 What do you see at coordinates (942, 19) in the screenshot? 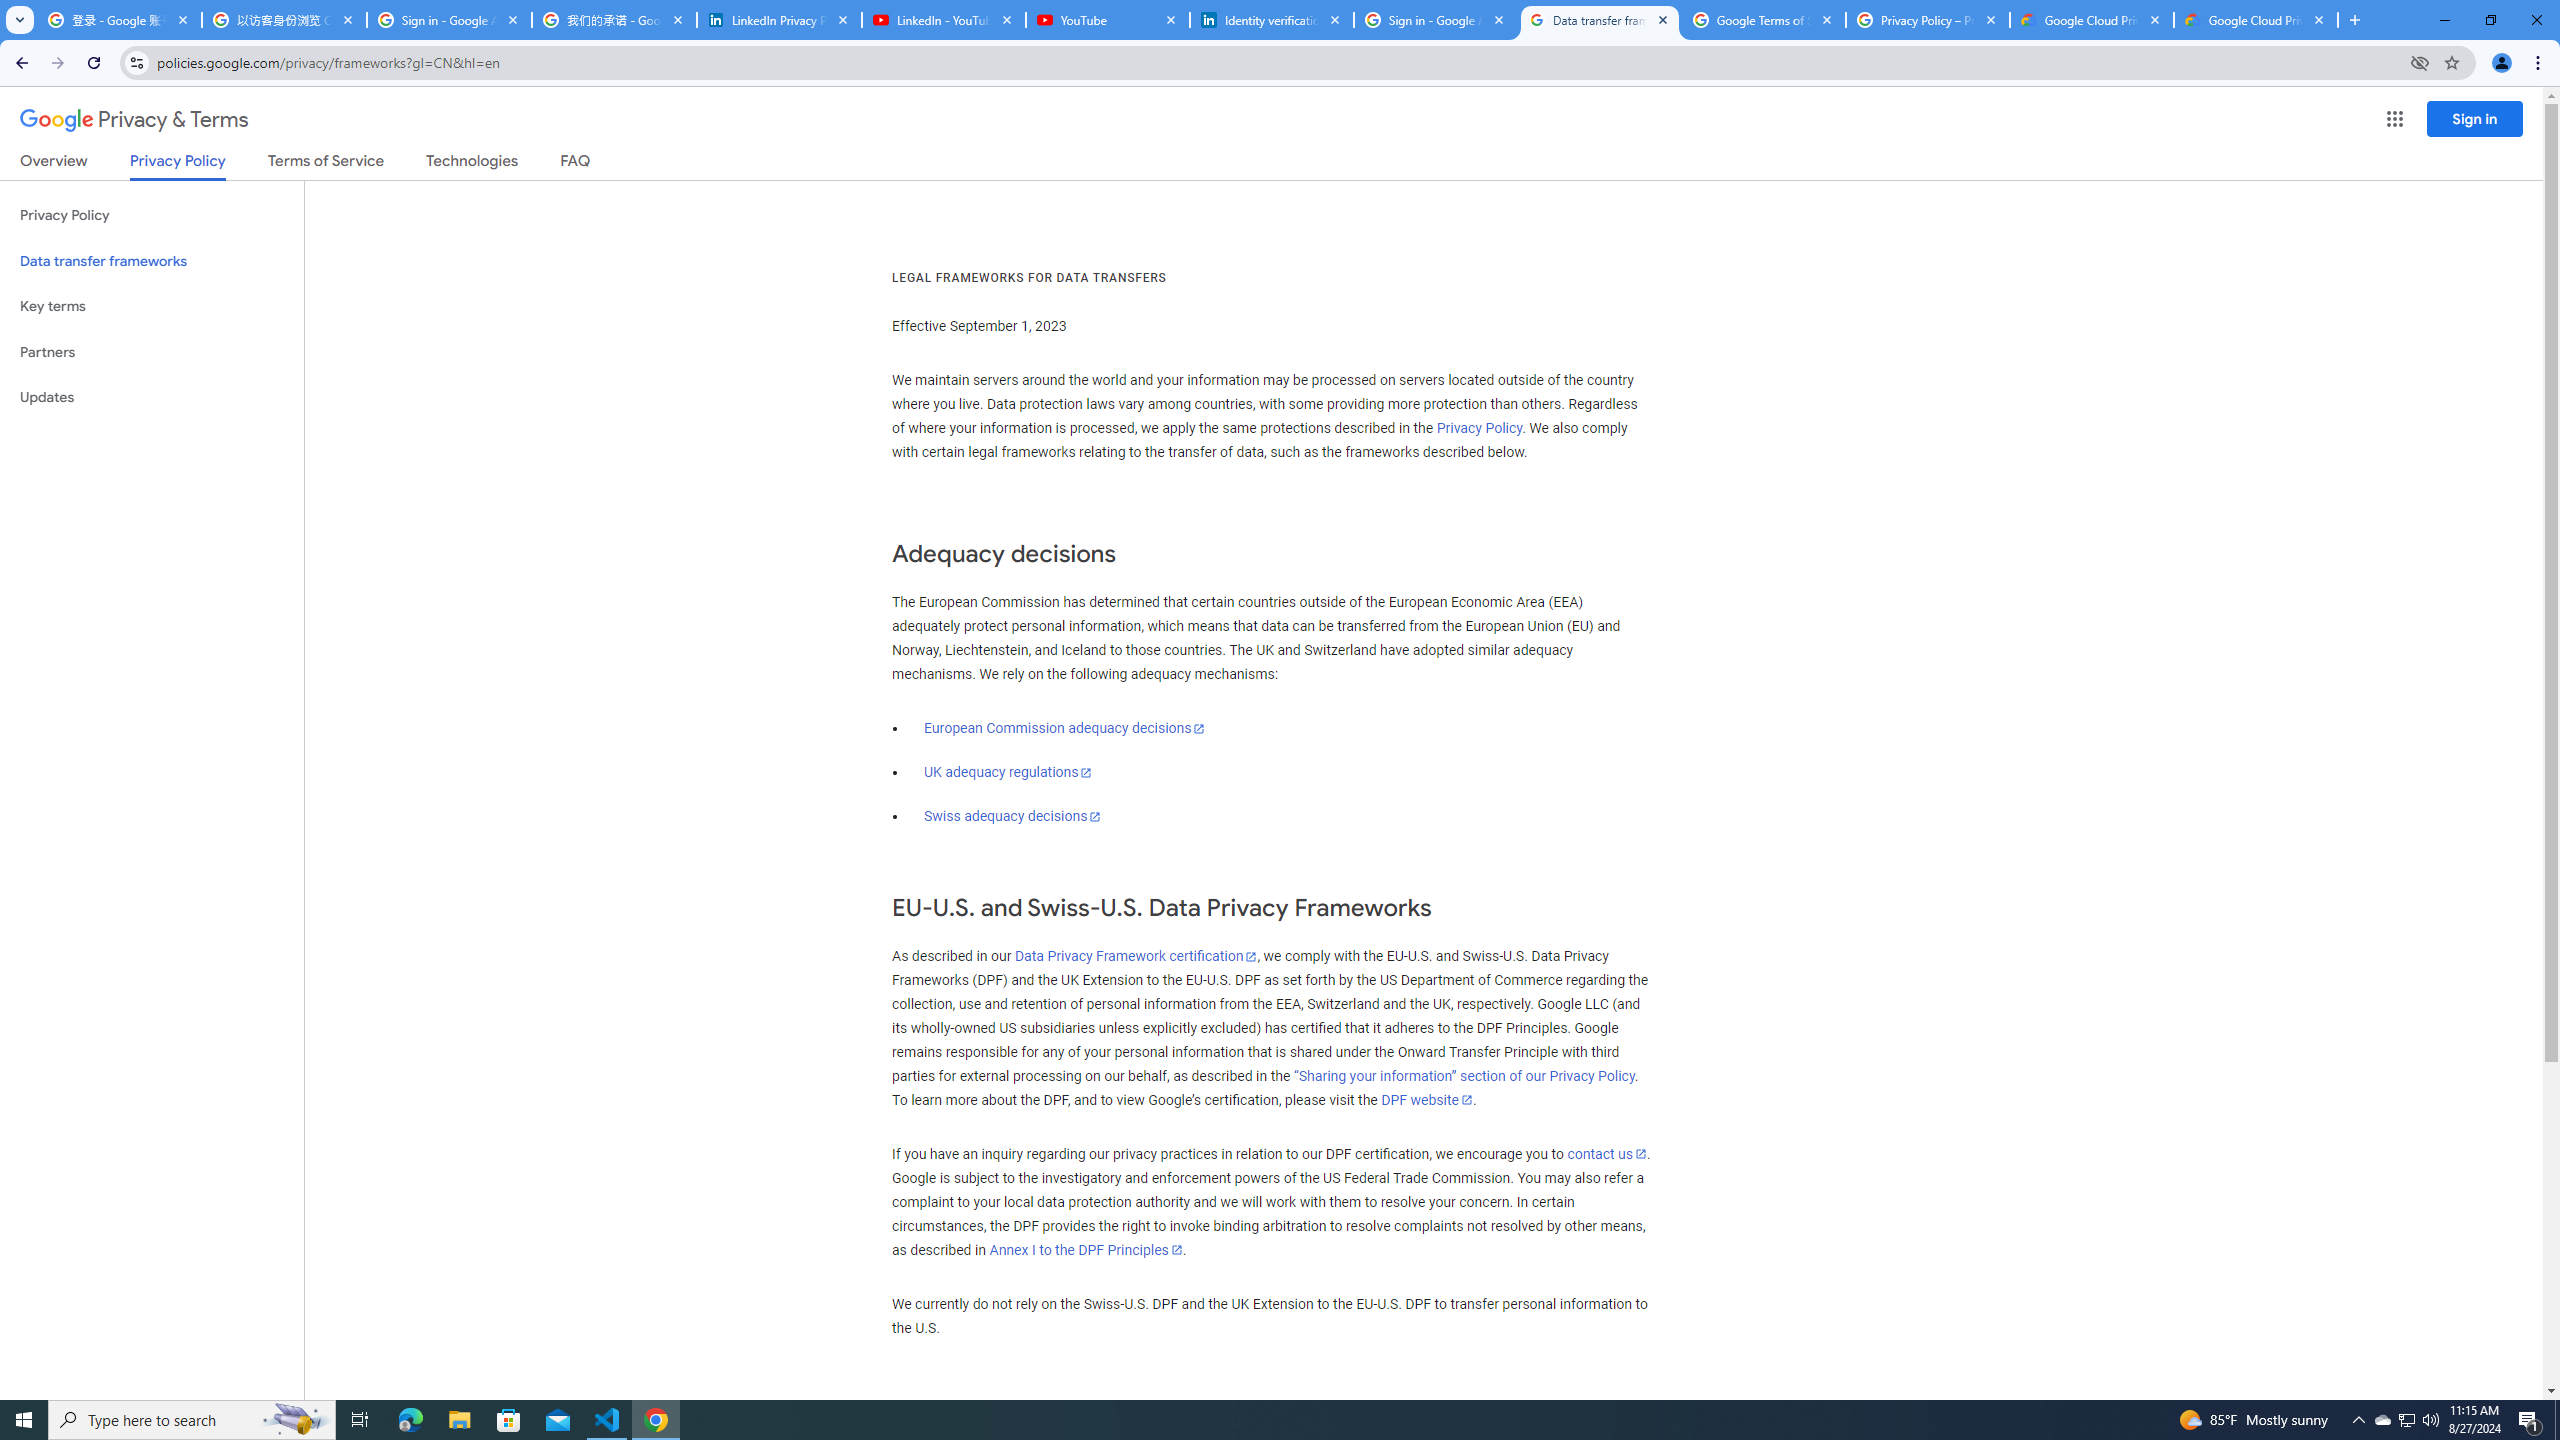
I see `'LinkedIn - YouTube'` at bounding box center [942, 19].